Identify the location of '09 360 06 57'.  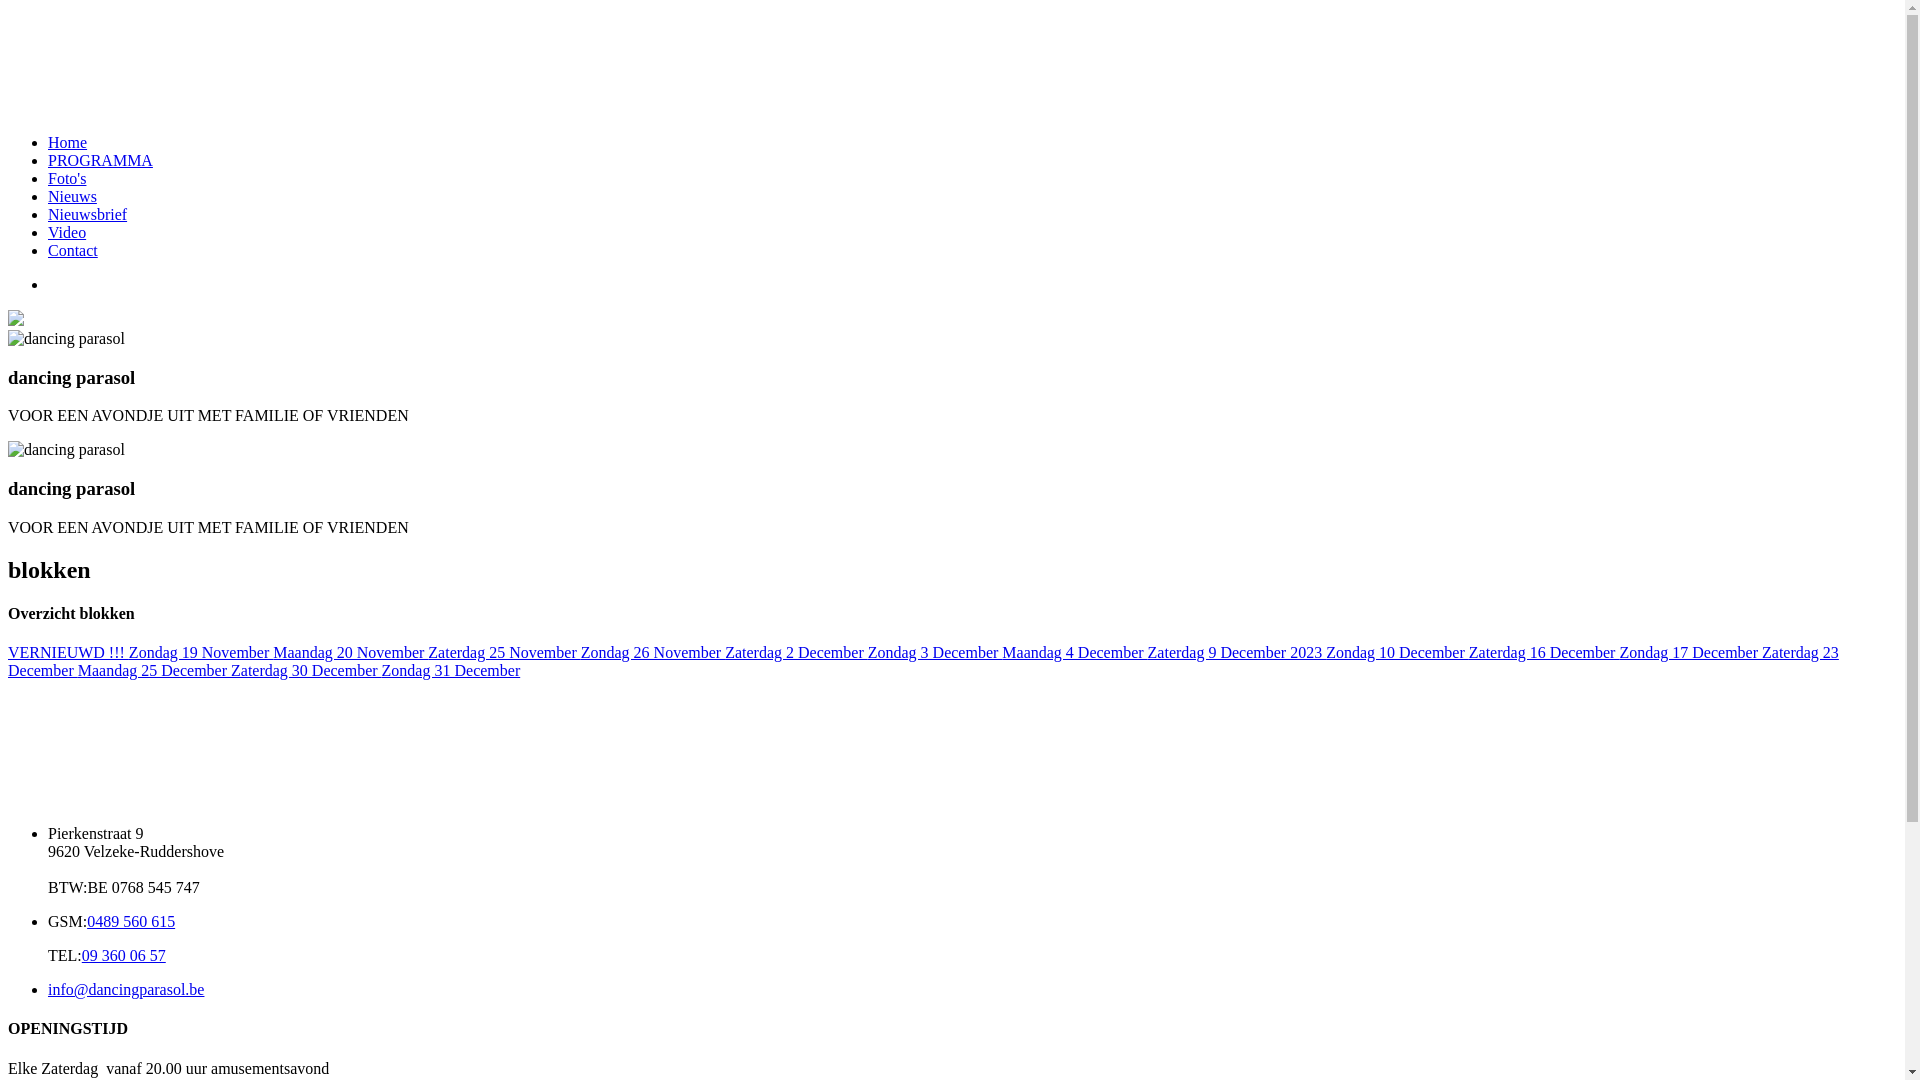
(123, 954).